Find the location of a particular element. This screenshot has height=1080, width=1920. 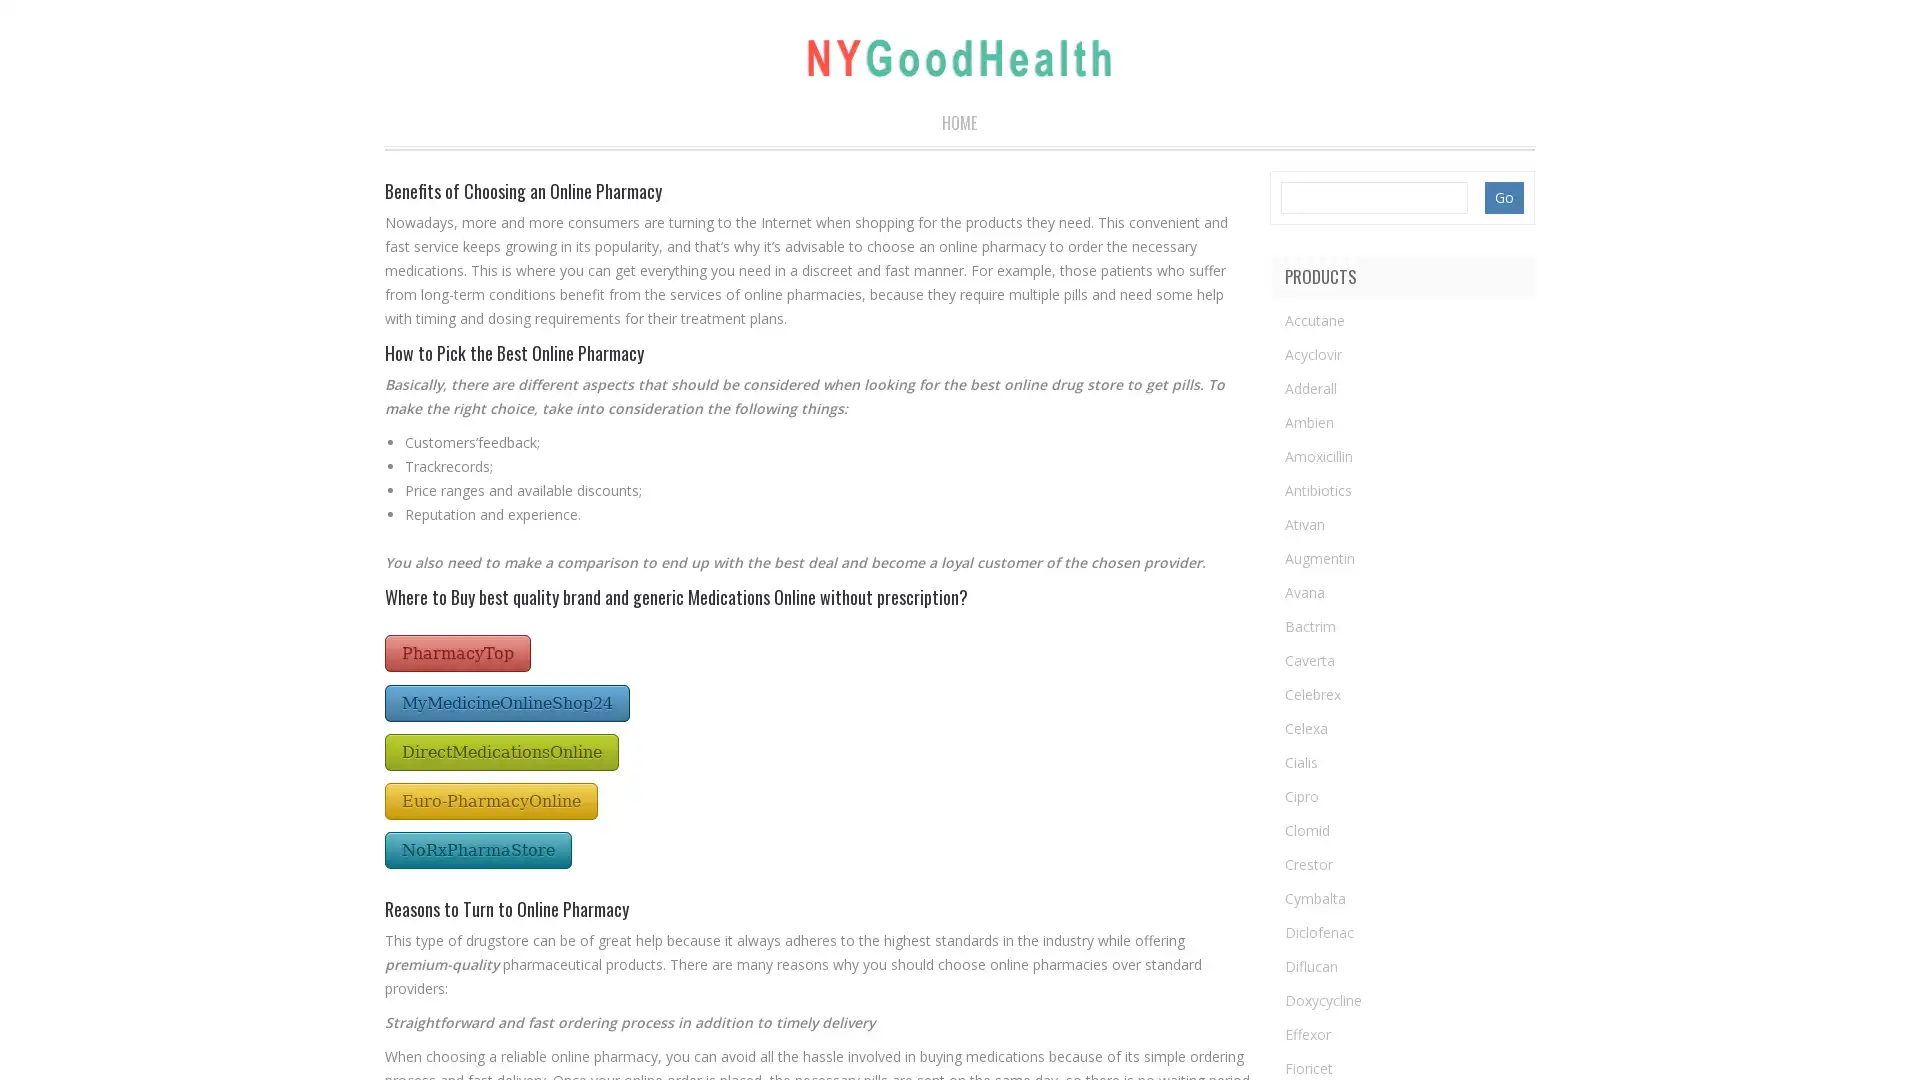

Go is located at coordinates (1504, 197).